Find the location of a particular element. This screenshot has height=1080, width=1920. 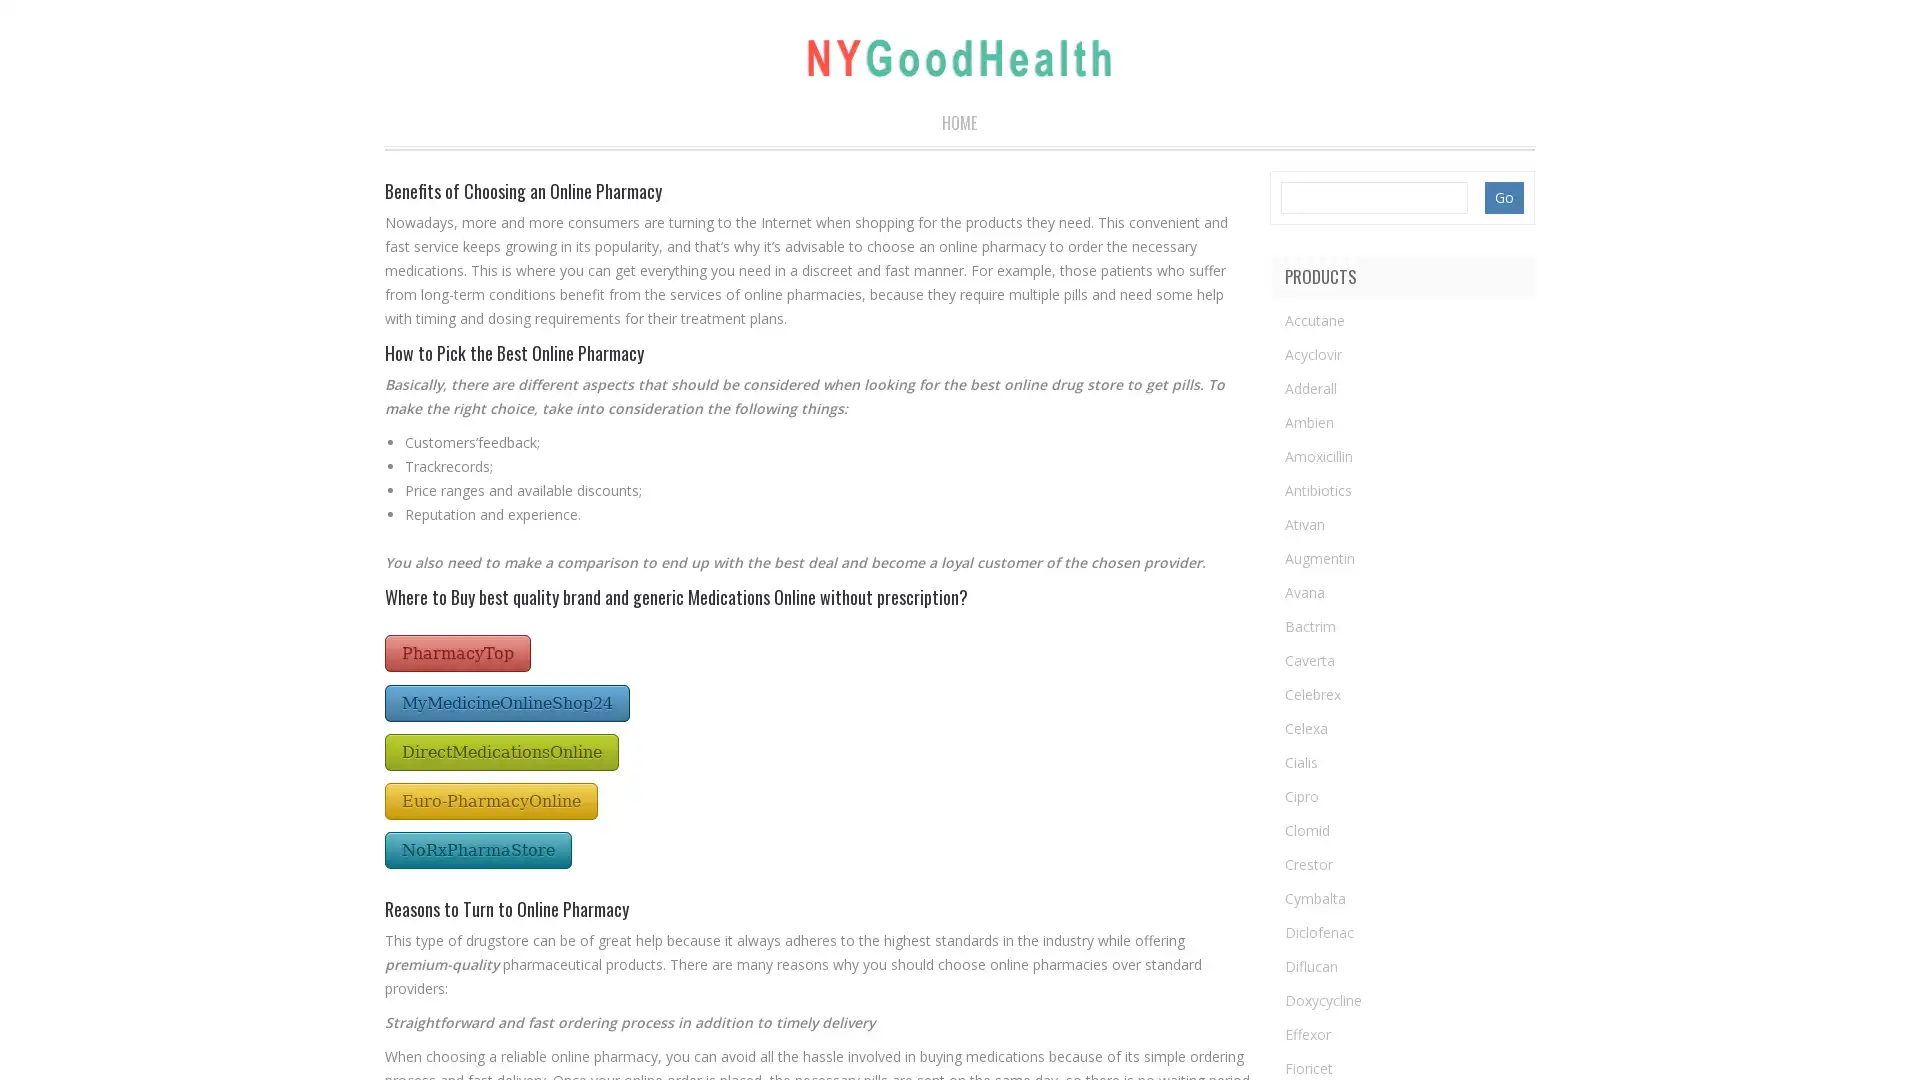

Go is located at coordinates (1504, 197).